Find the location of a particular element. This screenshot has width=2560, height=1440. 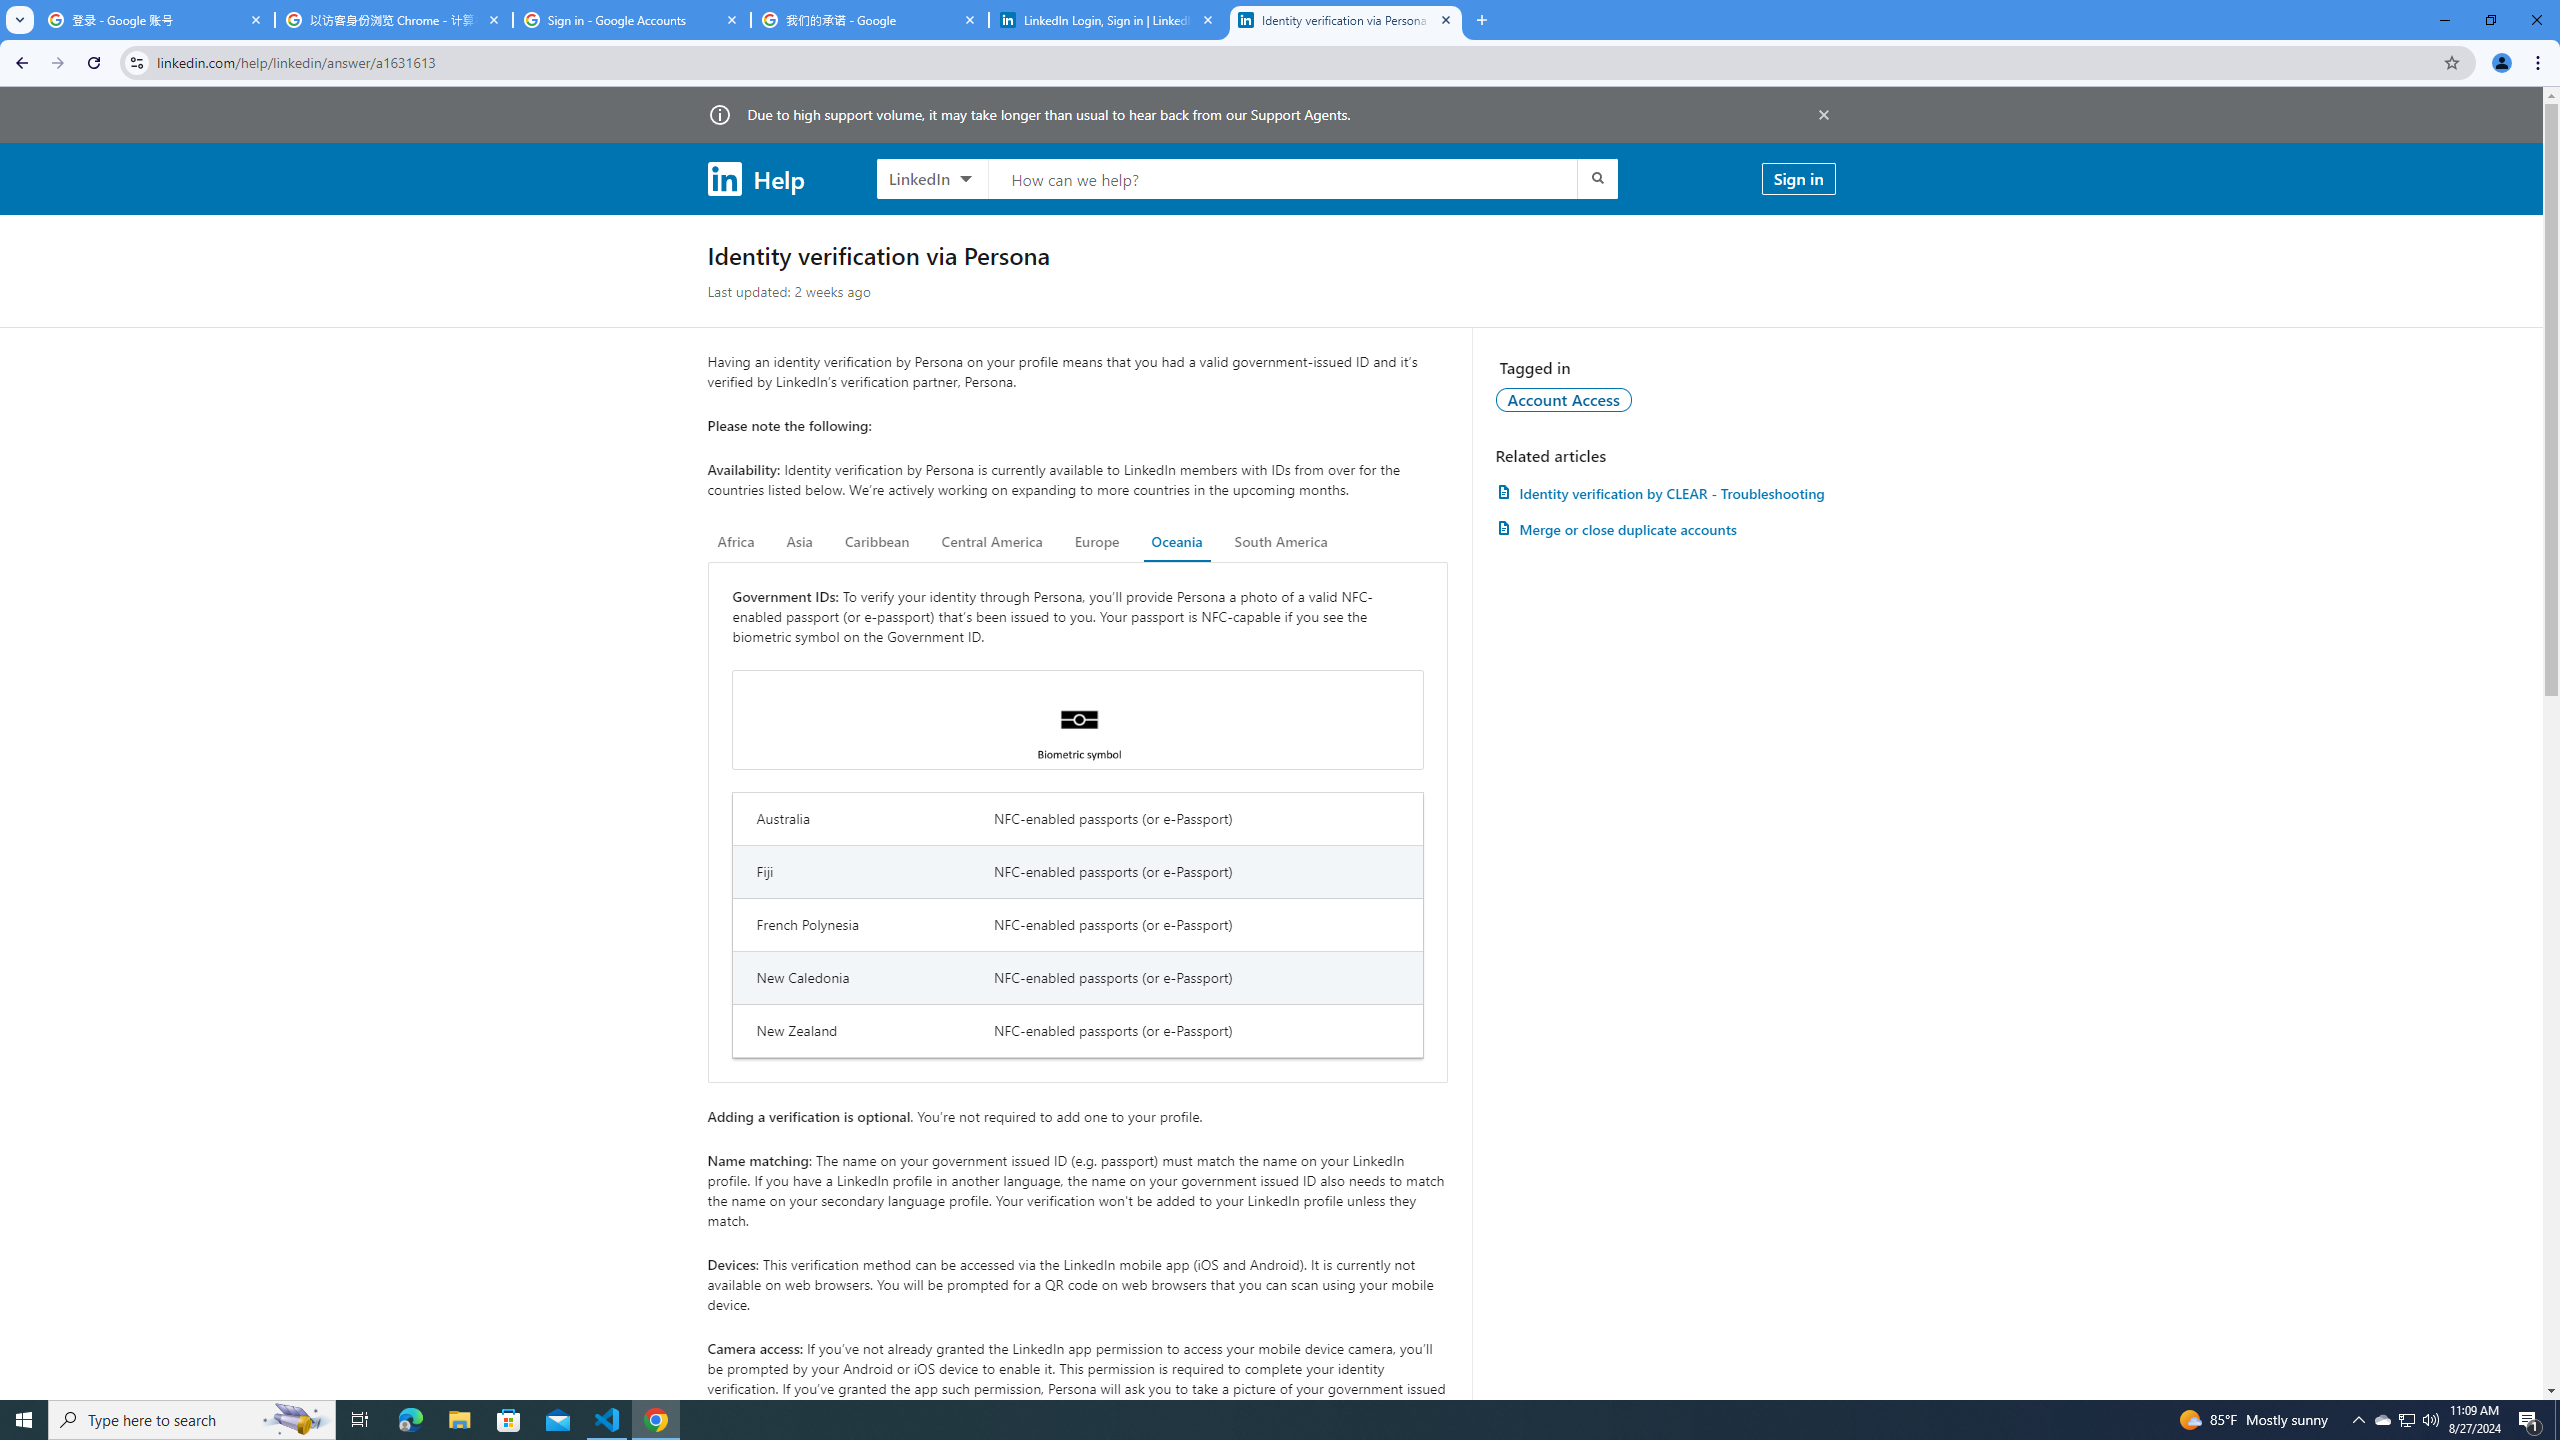

'Europe' is located at coordinates (1096, 541).